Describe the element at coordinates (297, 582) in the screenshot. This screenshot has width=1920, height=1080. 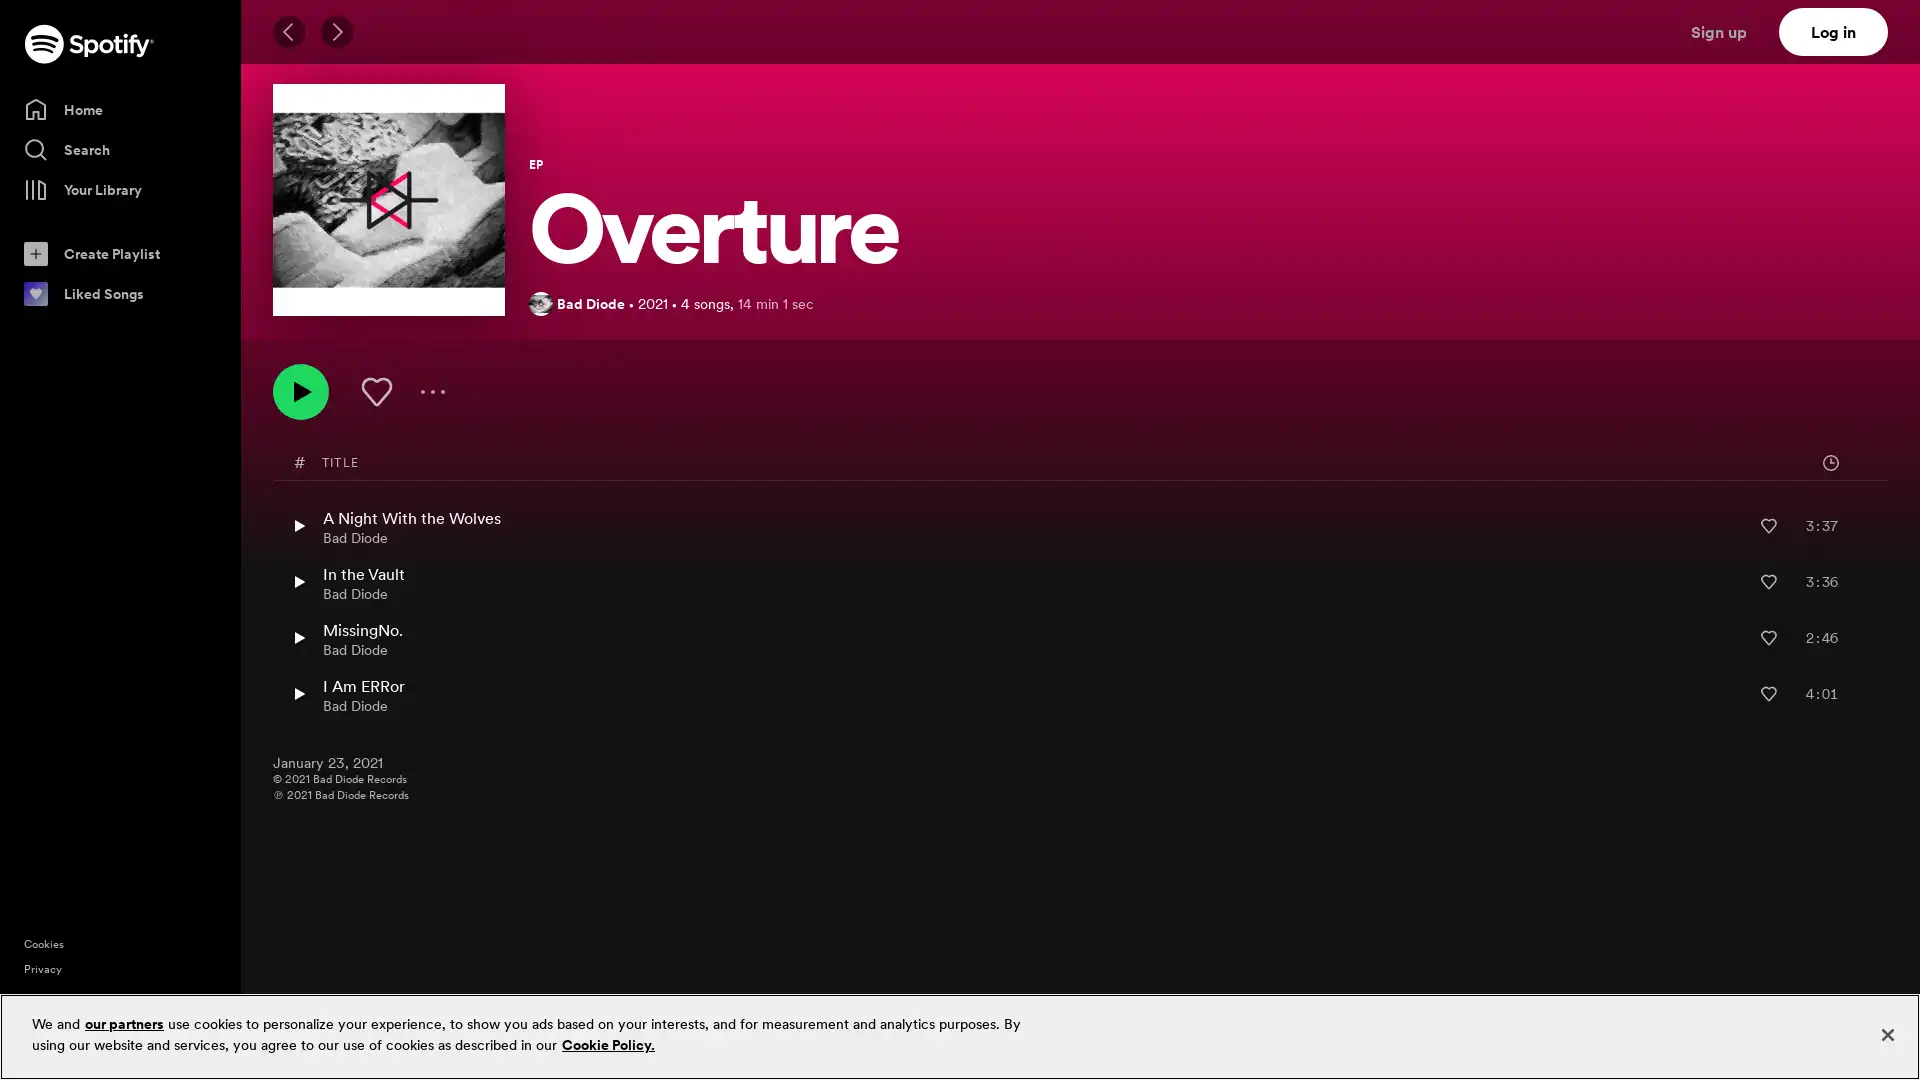
I see `Play In the Vault by Bad Diode` at that location.